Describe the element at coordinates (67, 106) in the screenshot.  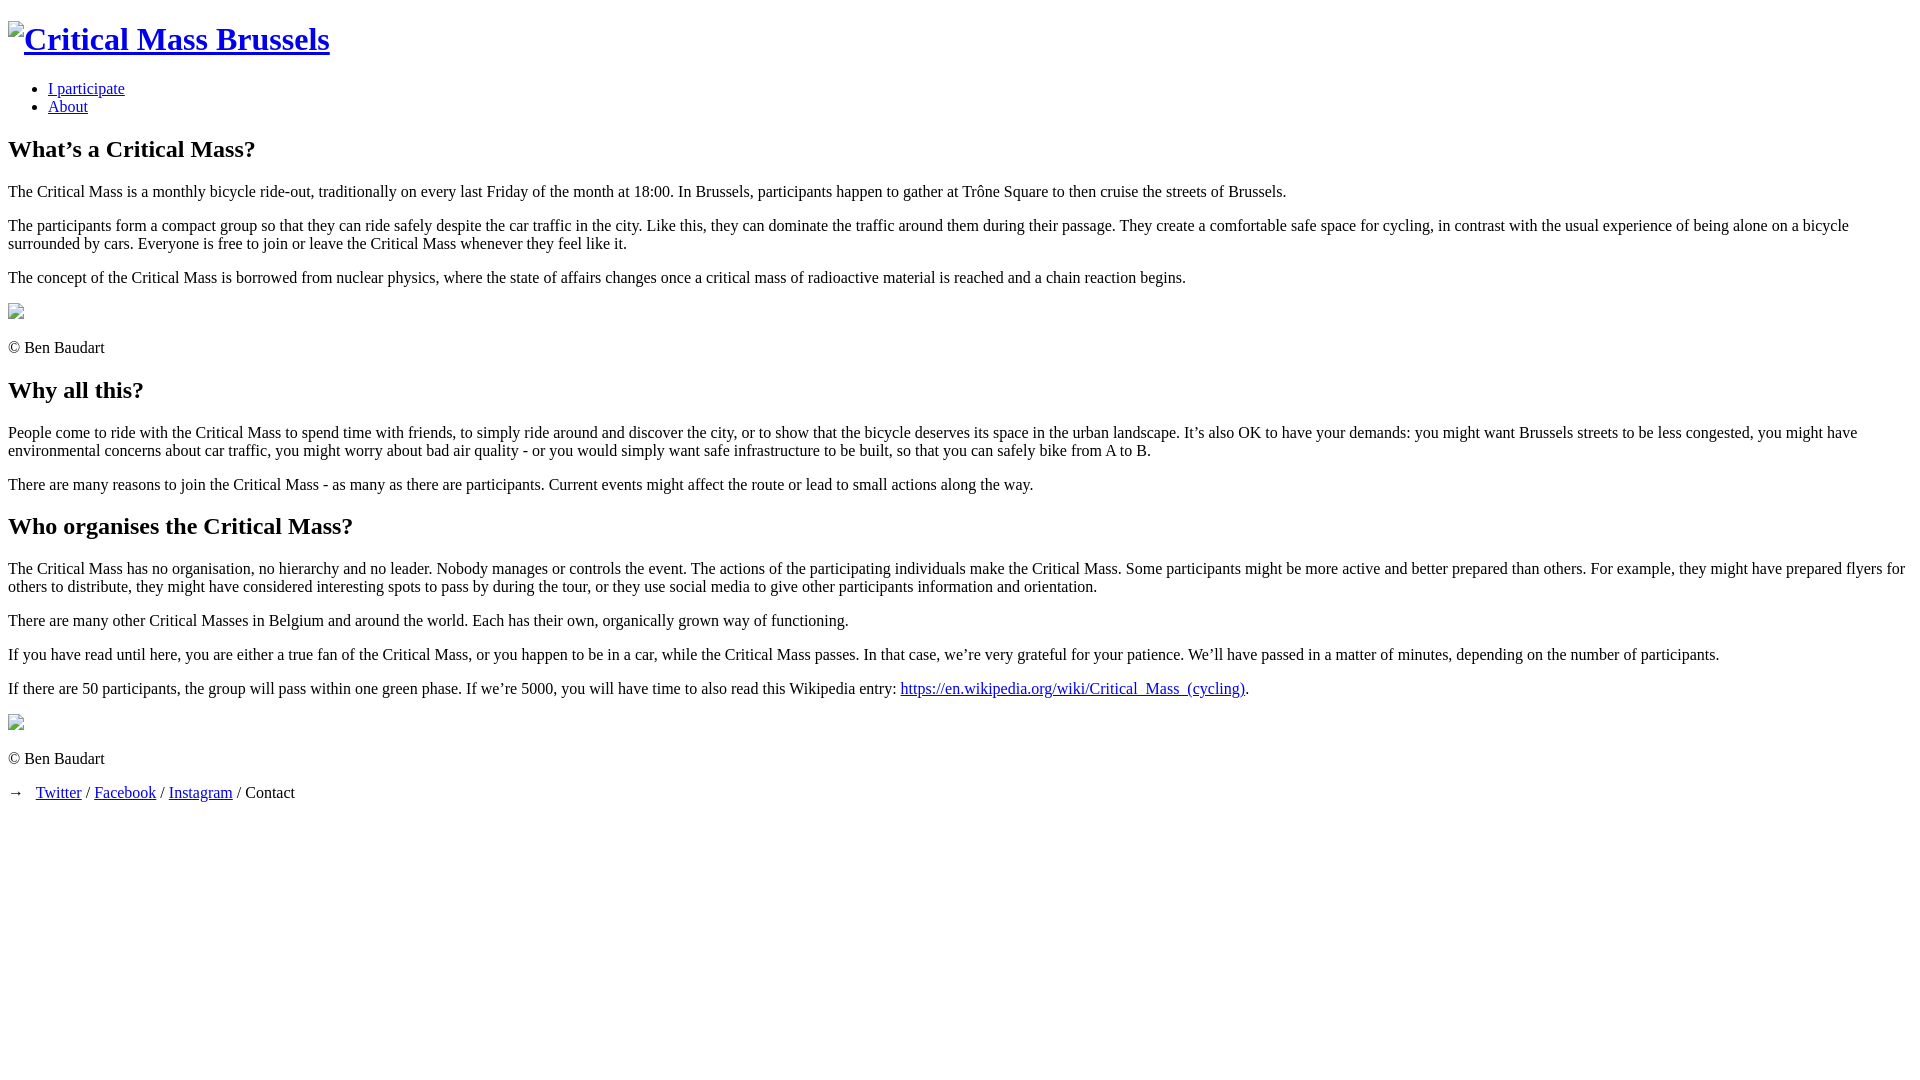
I see `'About'` at that location.